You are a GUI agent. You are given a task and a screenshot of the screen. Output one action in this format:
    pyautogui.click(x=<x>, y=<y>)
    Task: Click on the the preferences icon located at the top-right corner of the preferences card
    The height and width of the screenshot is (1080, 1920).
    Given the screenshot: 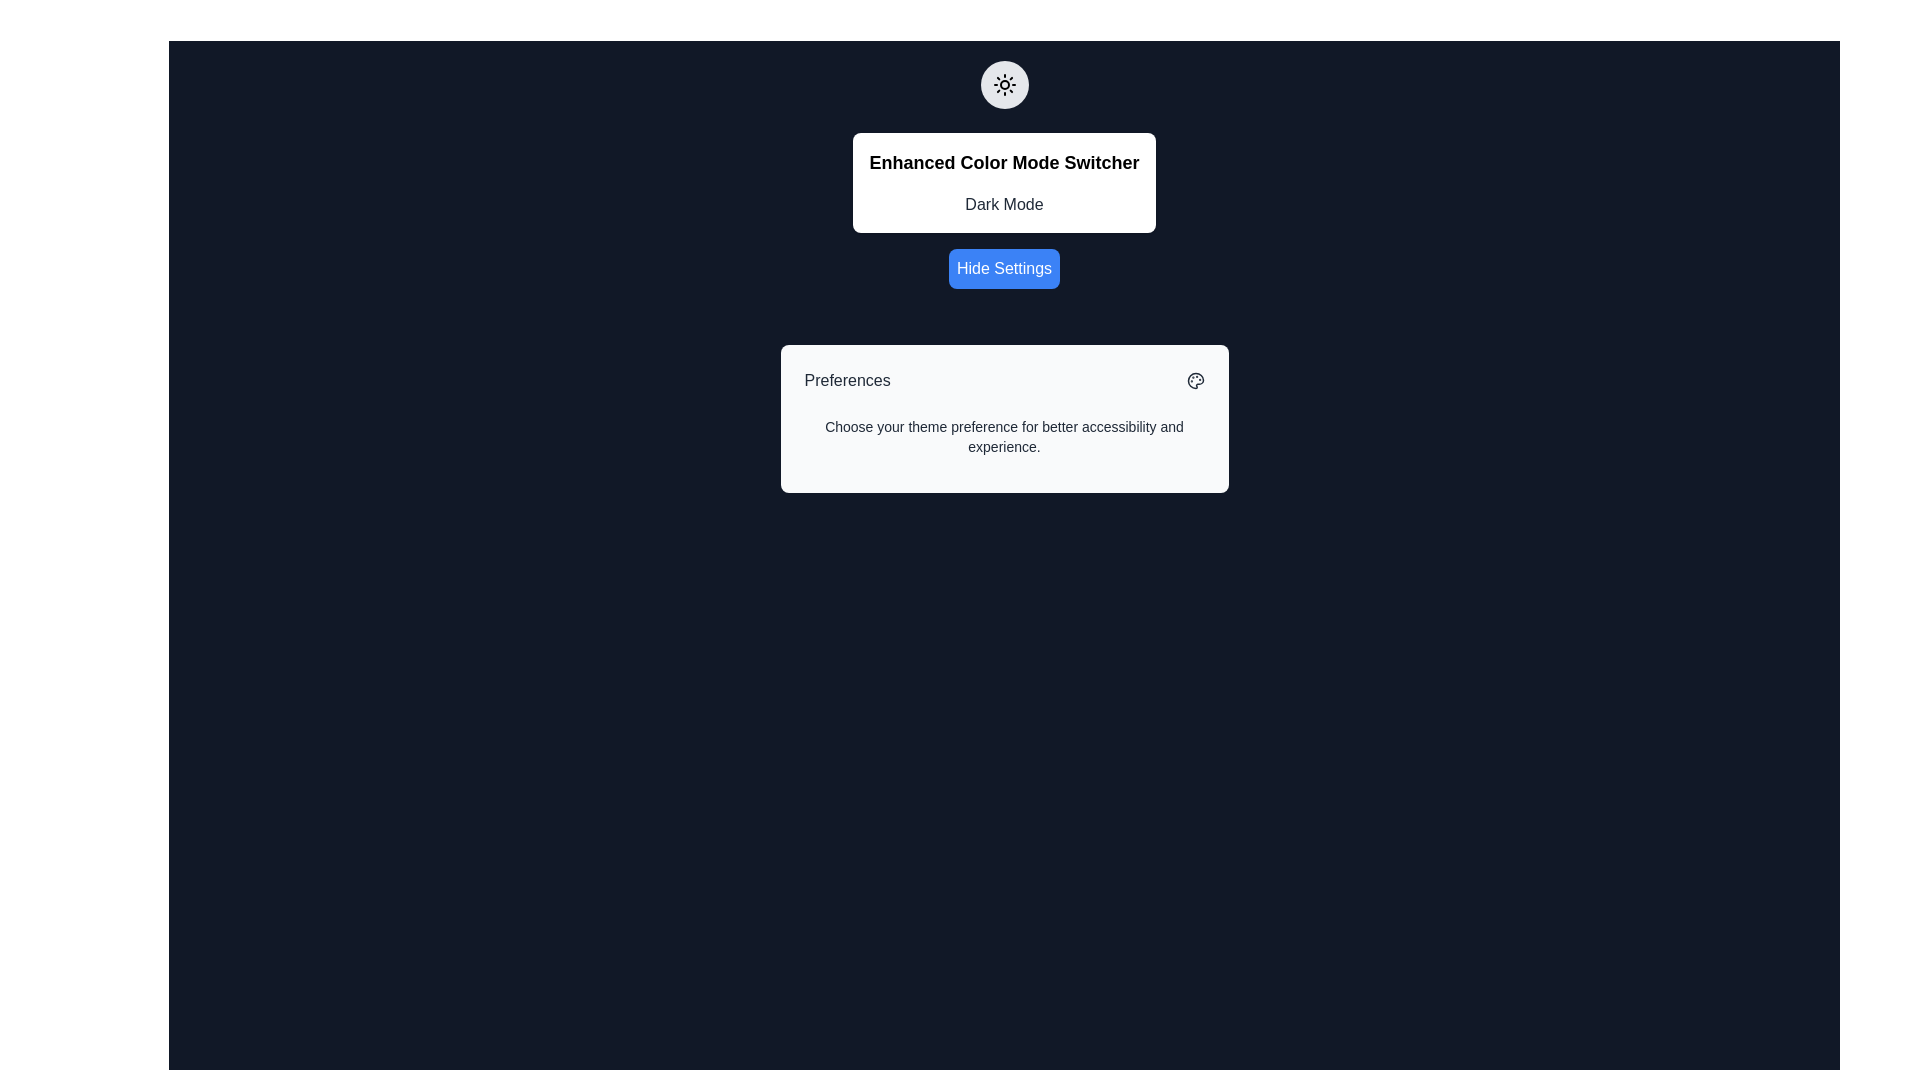 What is the action you would take?
    pyautogui.click(x=1195, y=381)
    